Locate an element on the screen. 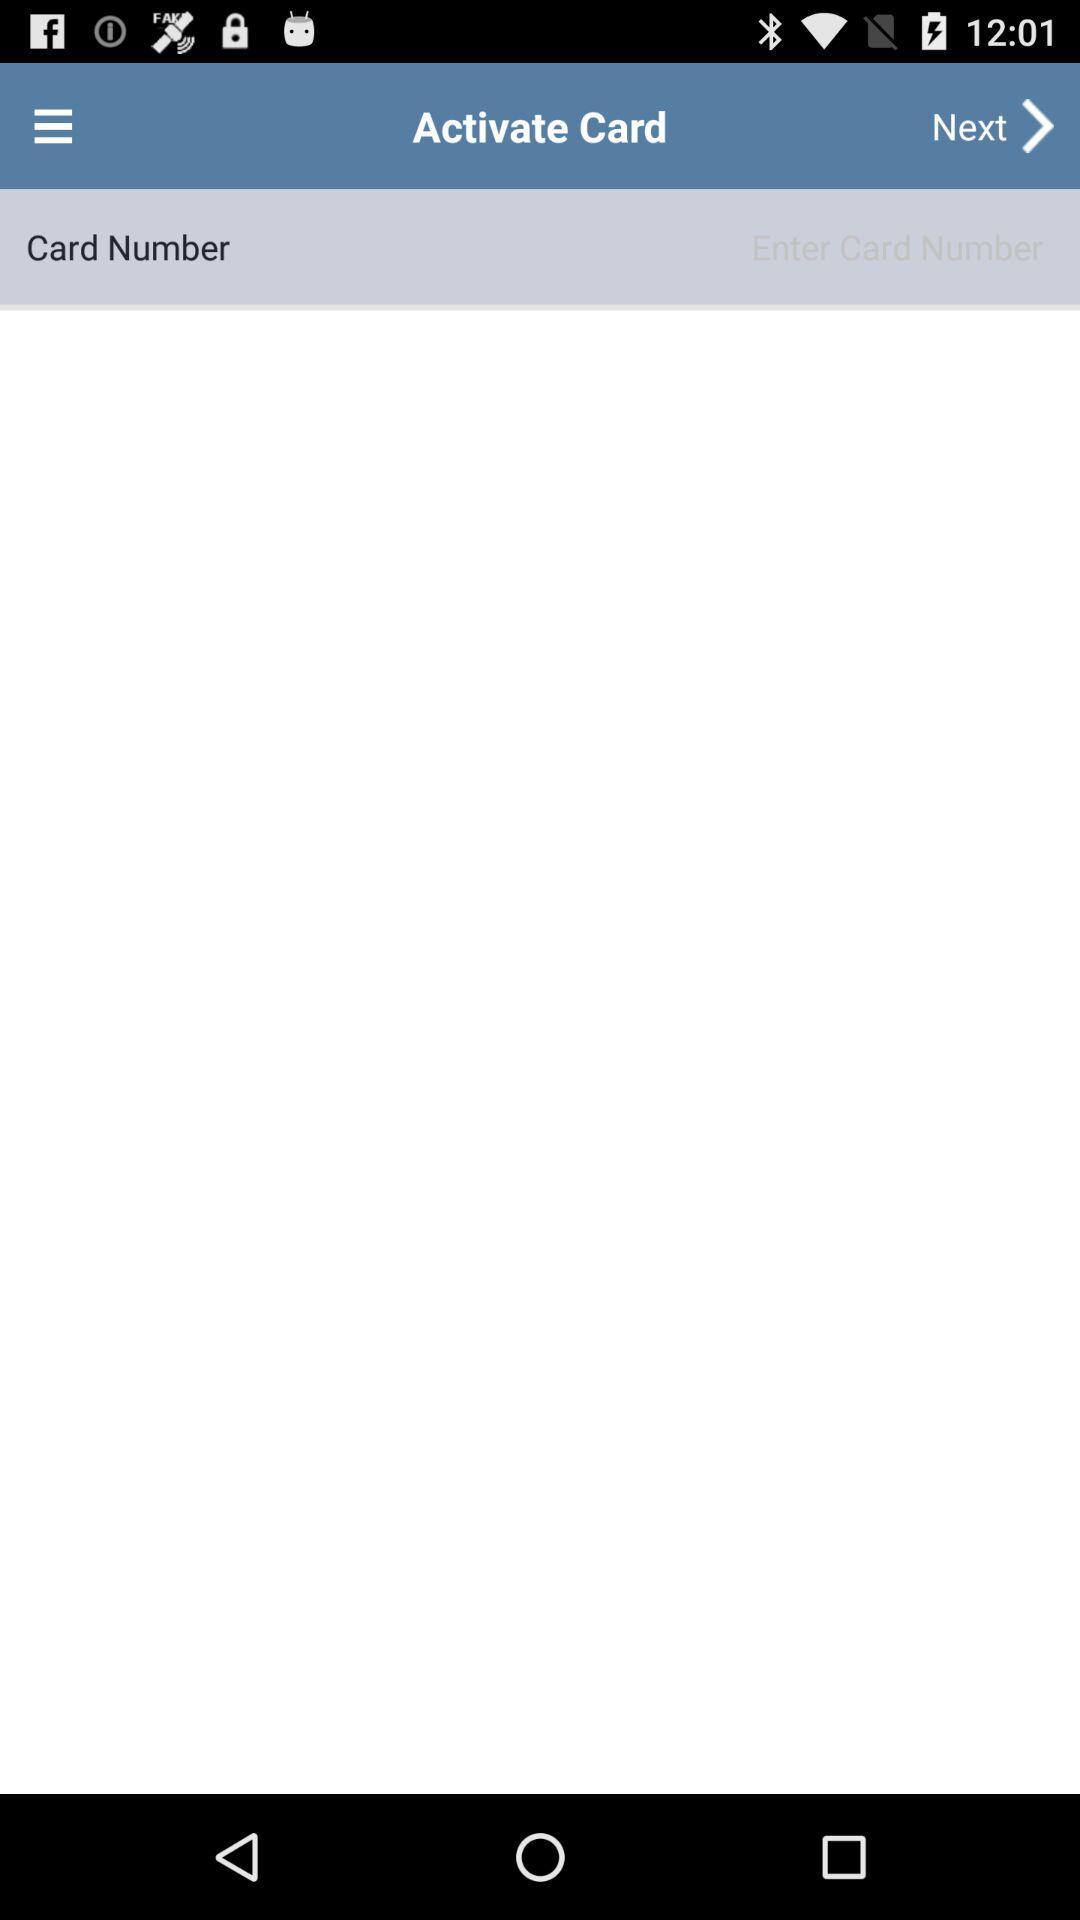  next item is located at coordinates (968, 124).